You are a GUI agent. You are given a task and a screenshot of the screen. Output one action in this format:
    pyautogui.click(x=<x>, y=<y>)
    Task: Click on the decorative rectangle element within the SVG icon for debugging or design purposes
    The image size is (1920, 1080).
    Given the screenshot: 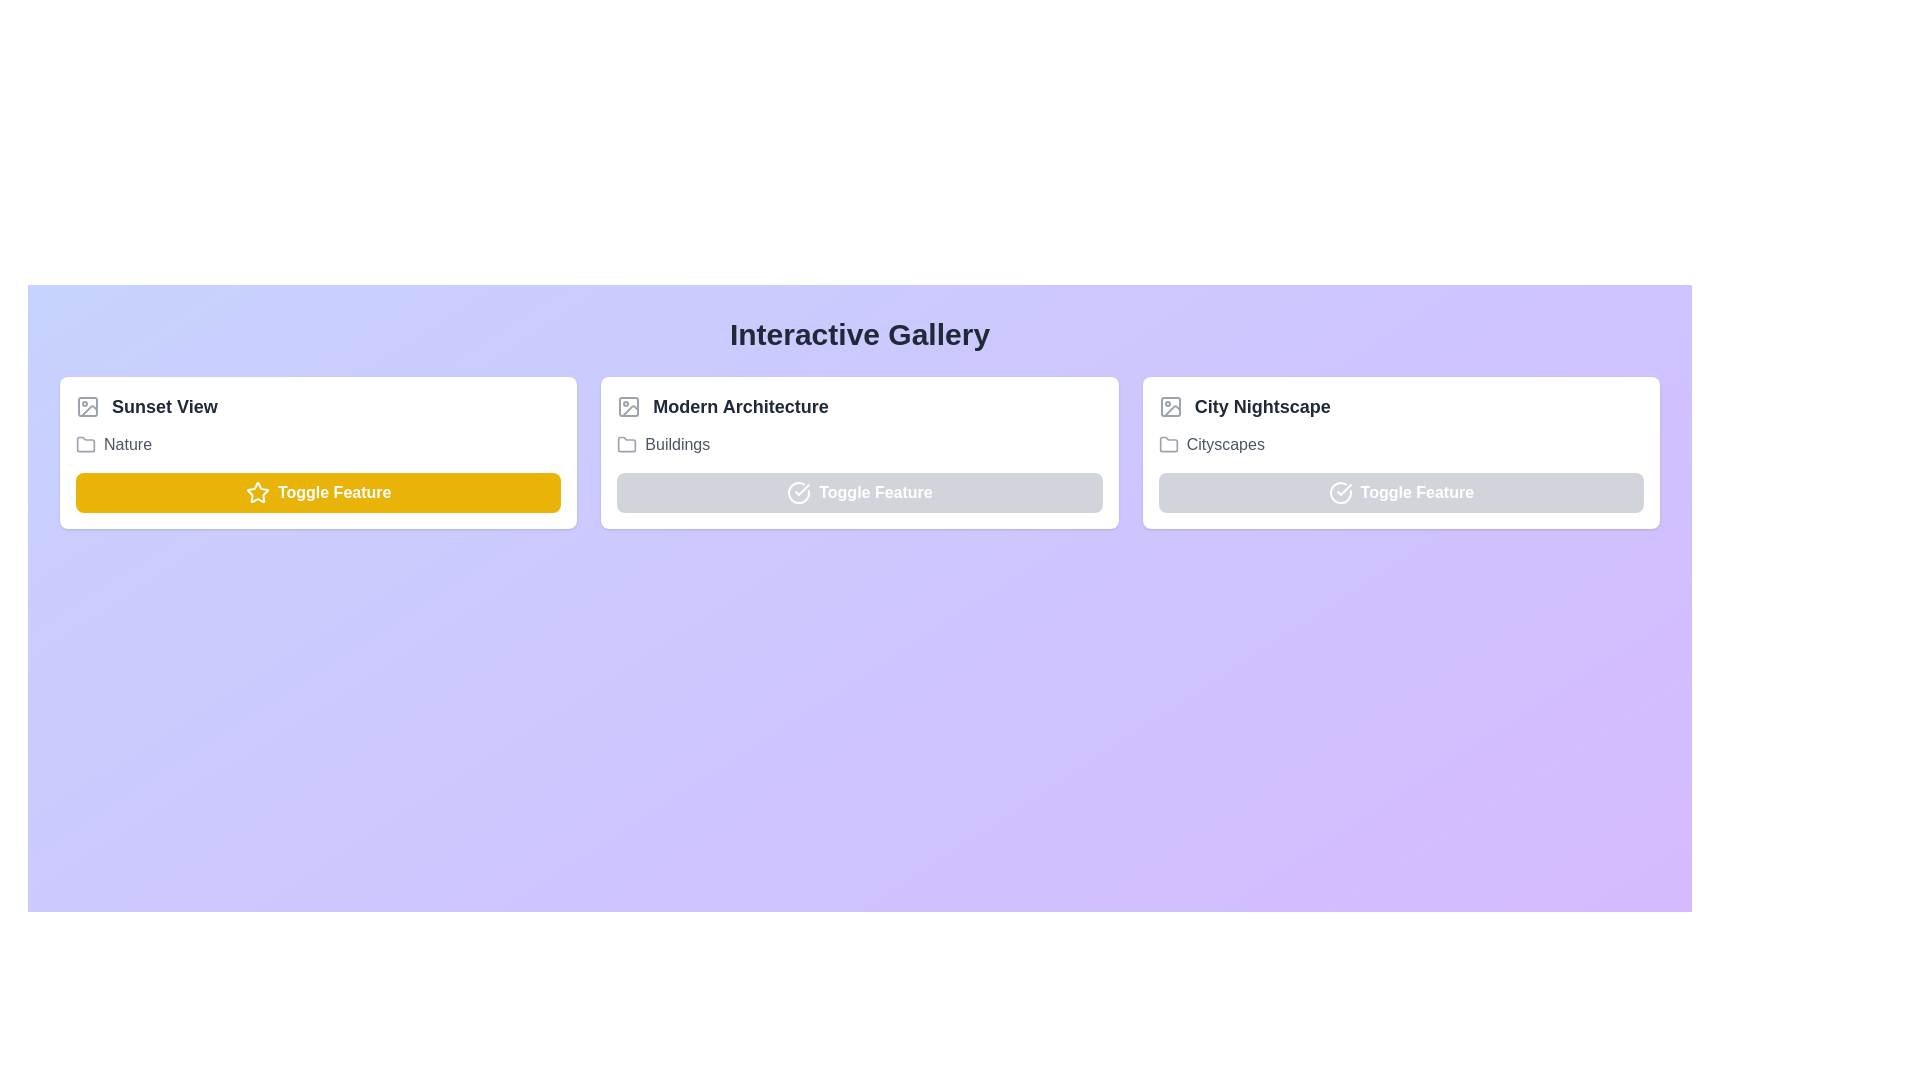 What is the action you would take?
    pyautogui.click(x=628, y=406)
    